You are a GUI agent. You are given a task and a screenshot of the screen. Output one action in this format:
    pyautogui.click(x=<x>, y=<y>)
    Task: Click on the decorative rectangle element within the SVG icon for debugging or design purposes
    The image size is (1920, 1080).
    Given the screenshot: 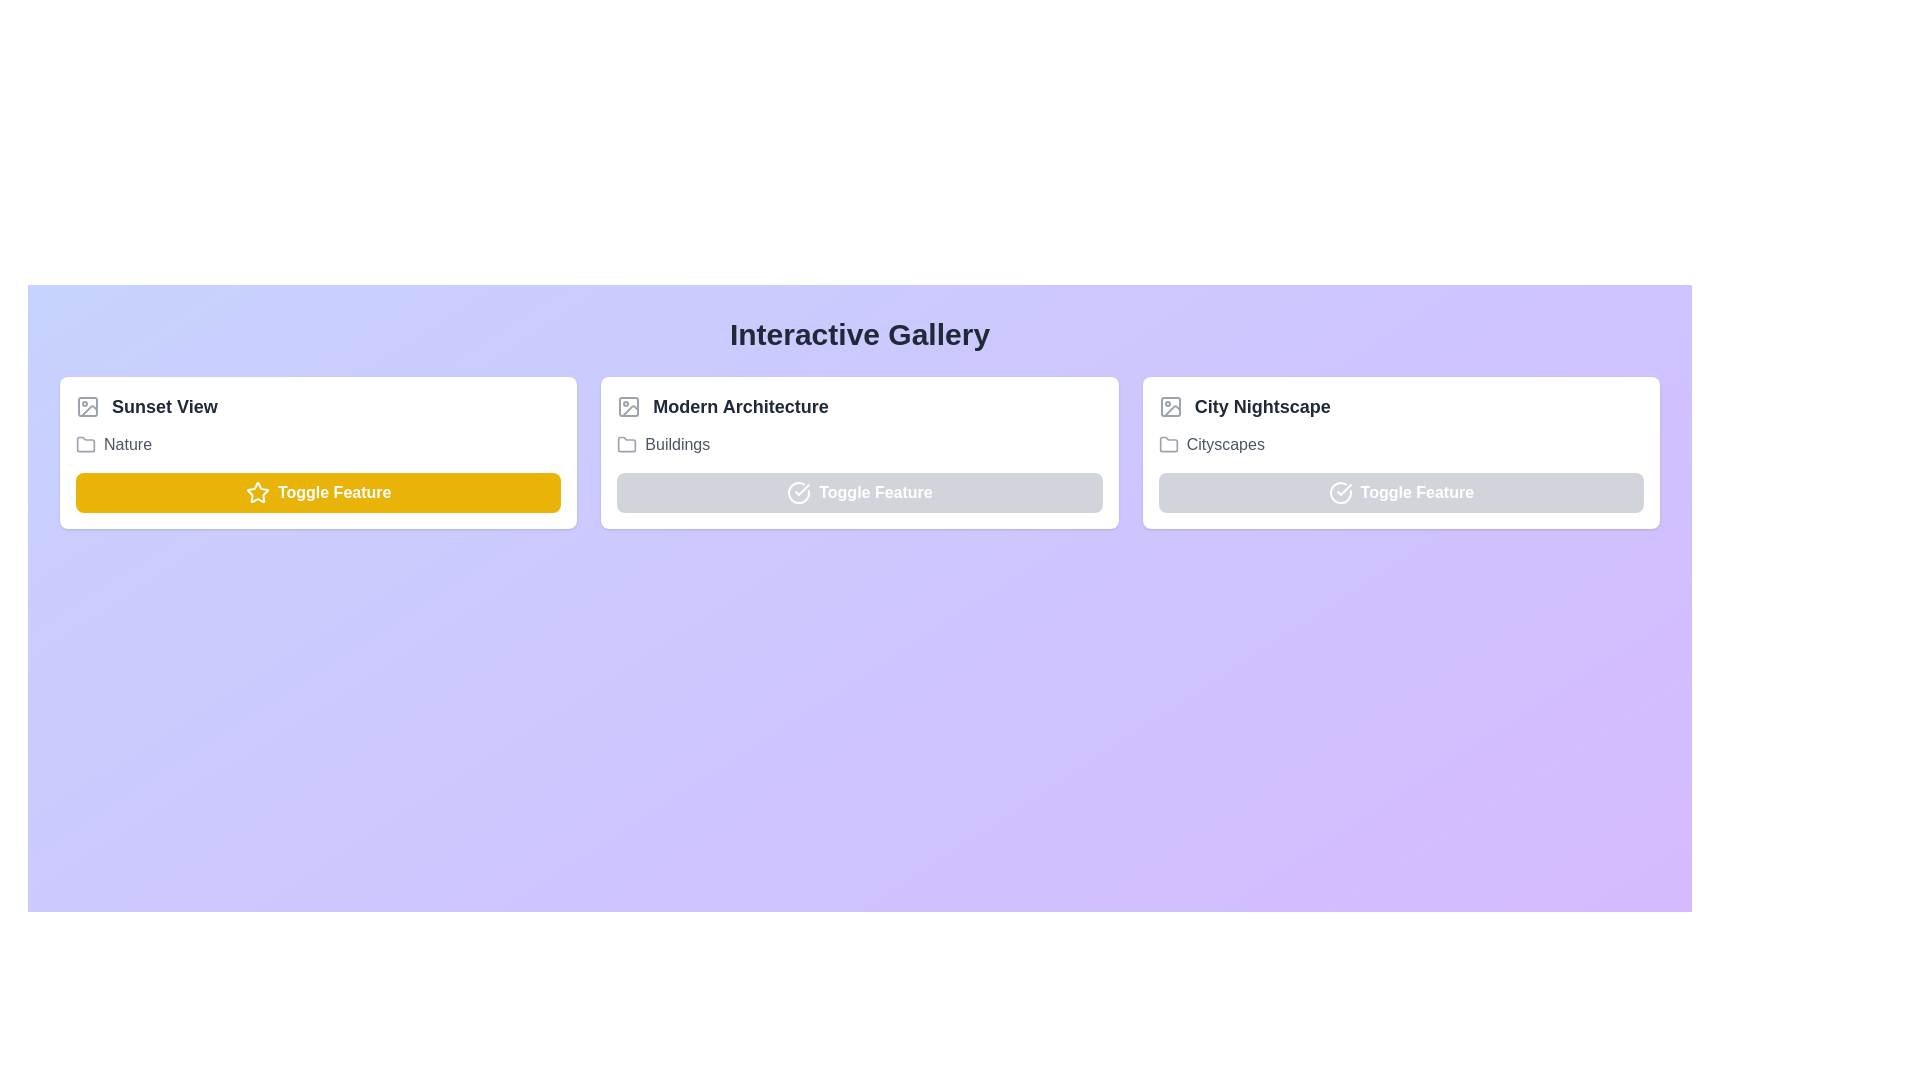 What is the action you would take?
    pyautogui.click(x=628, y=406)
    